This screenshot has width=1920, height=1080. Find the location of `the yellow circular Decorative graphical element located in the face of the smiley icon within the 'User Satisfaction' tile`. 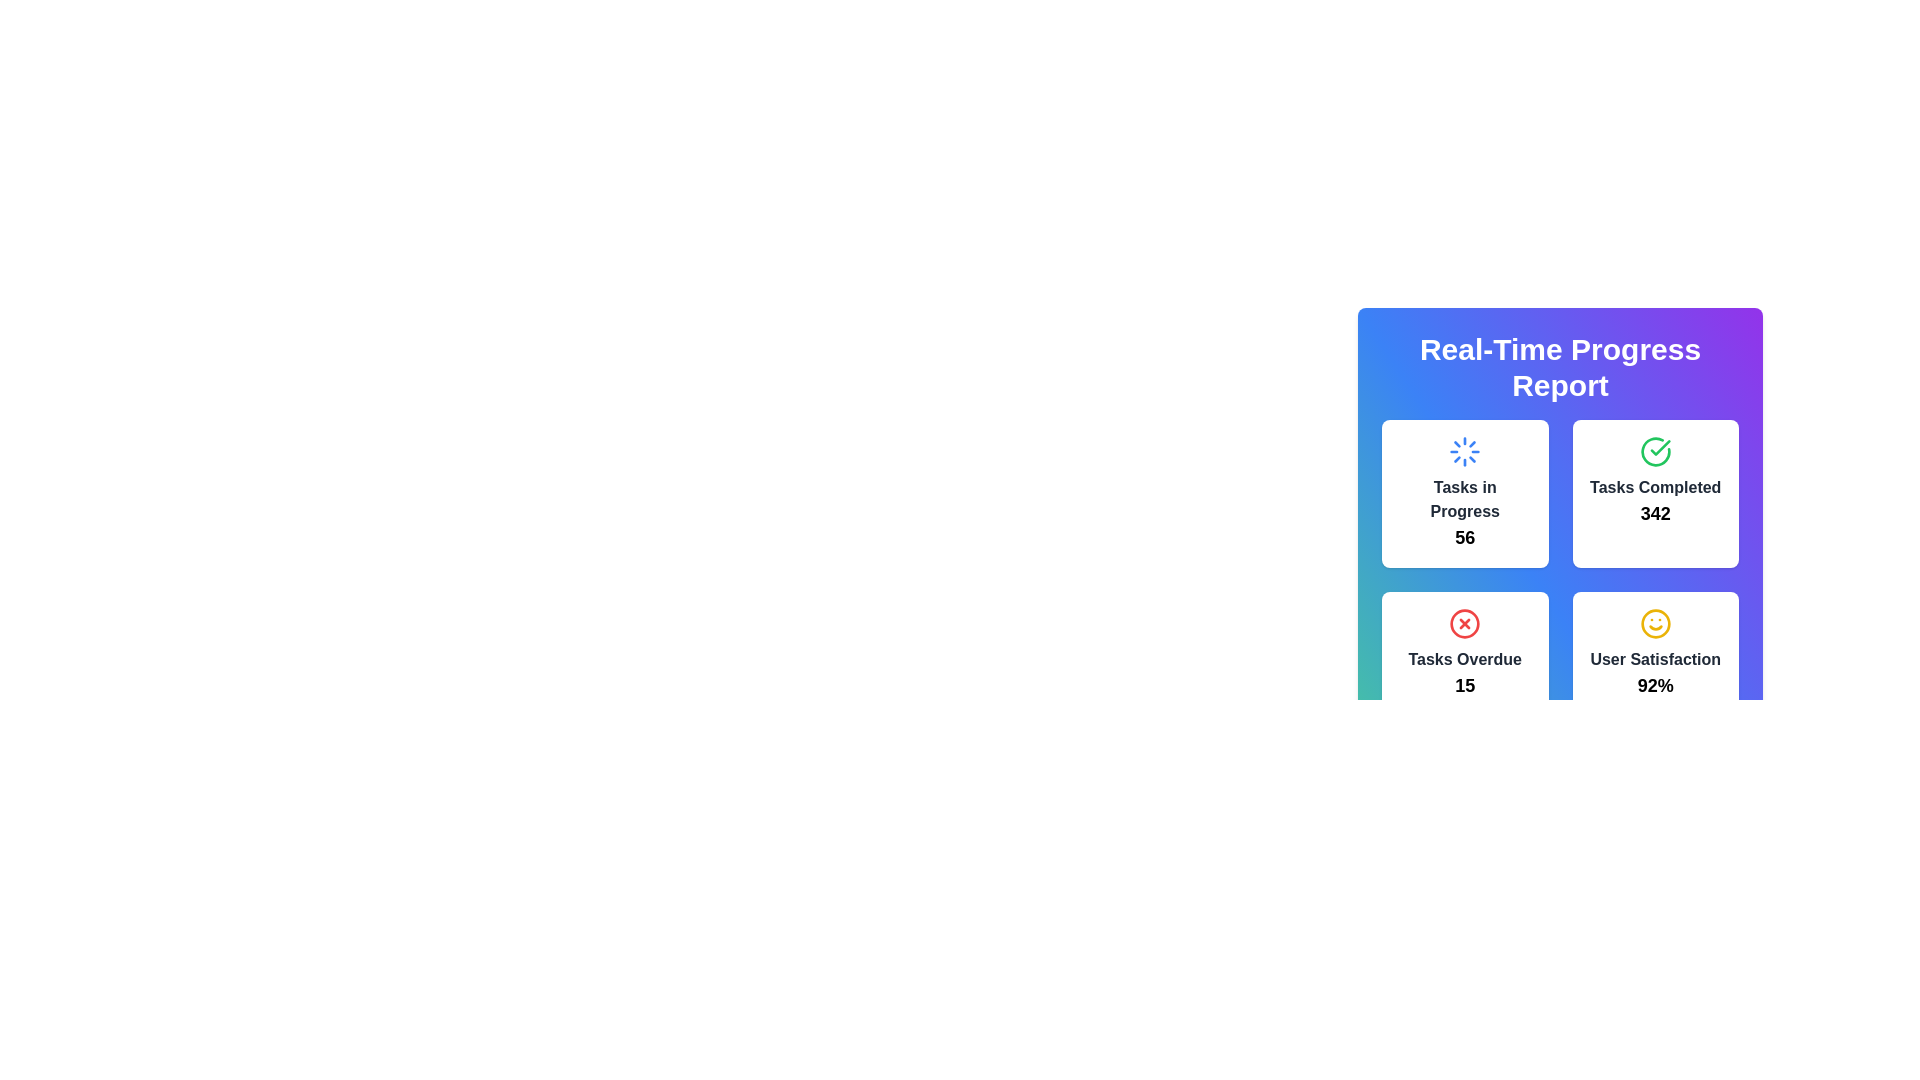

the yellow circular Decorative graphical element located in the face of the smiley icon within the 'User Satisfaction' tile is located at coordinates (1655, 623).